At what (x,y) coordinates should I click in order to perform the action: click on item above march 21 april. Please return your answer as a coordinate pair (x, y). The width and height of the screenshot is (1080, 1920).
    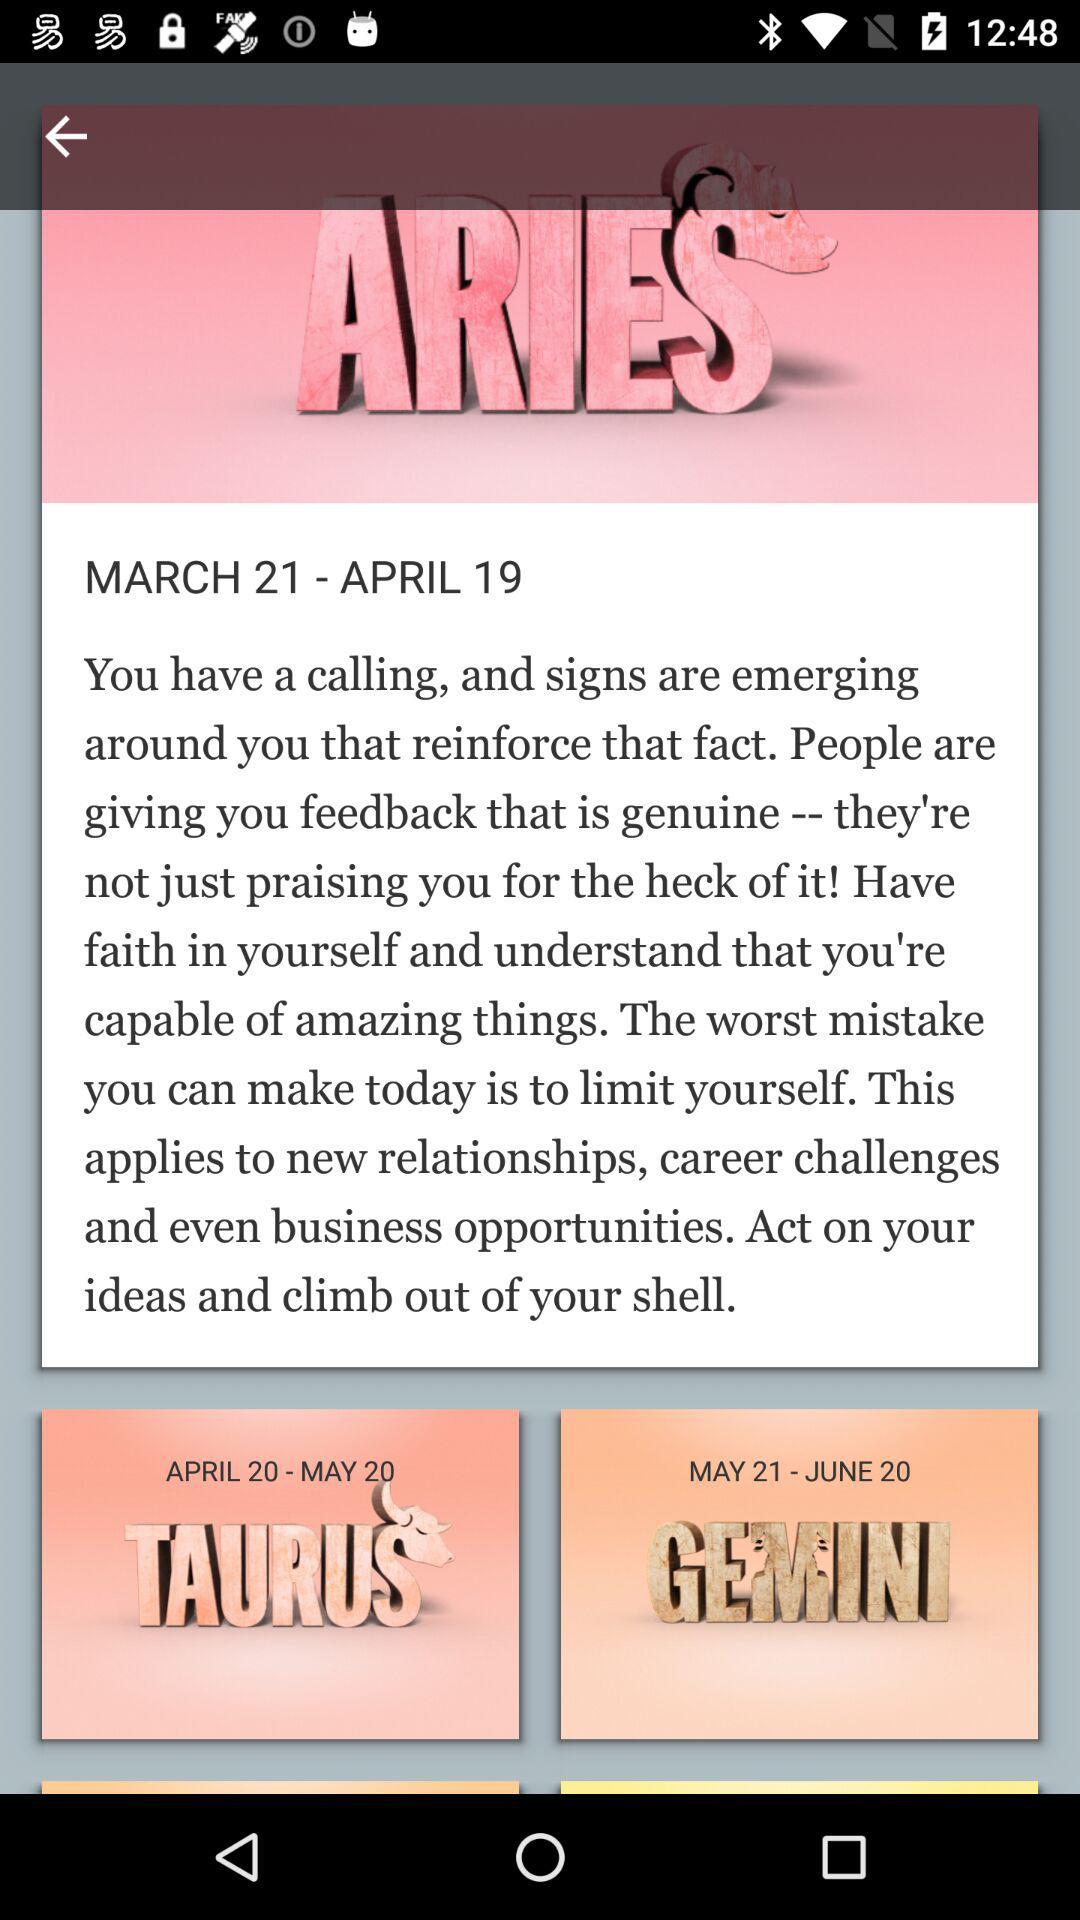
    Looking at the image, I should click on (64, 135).